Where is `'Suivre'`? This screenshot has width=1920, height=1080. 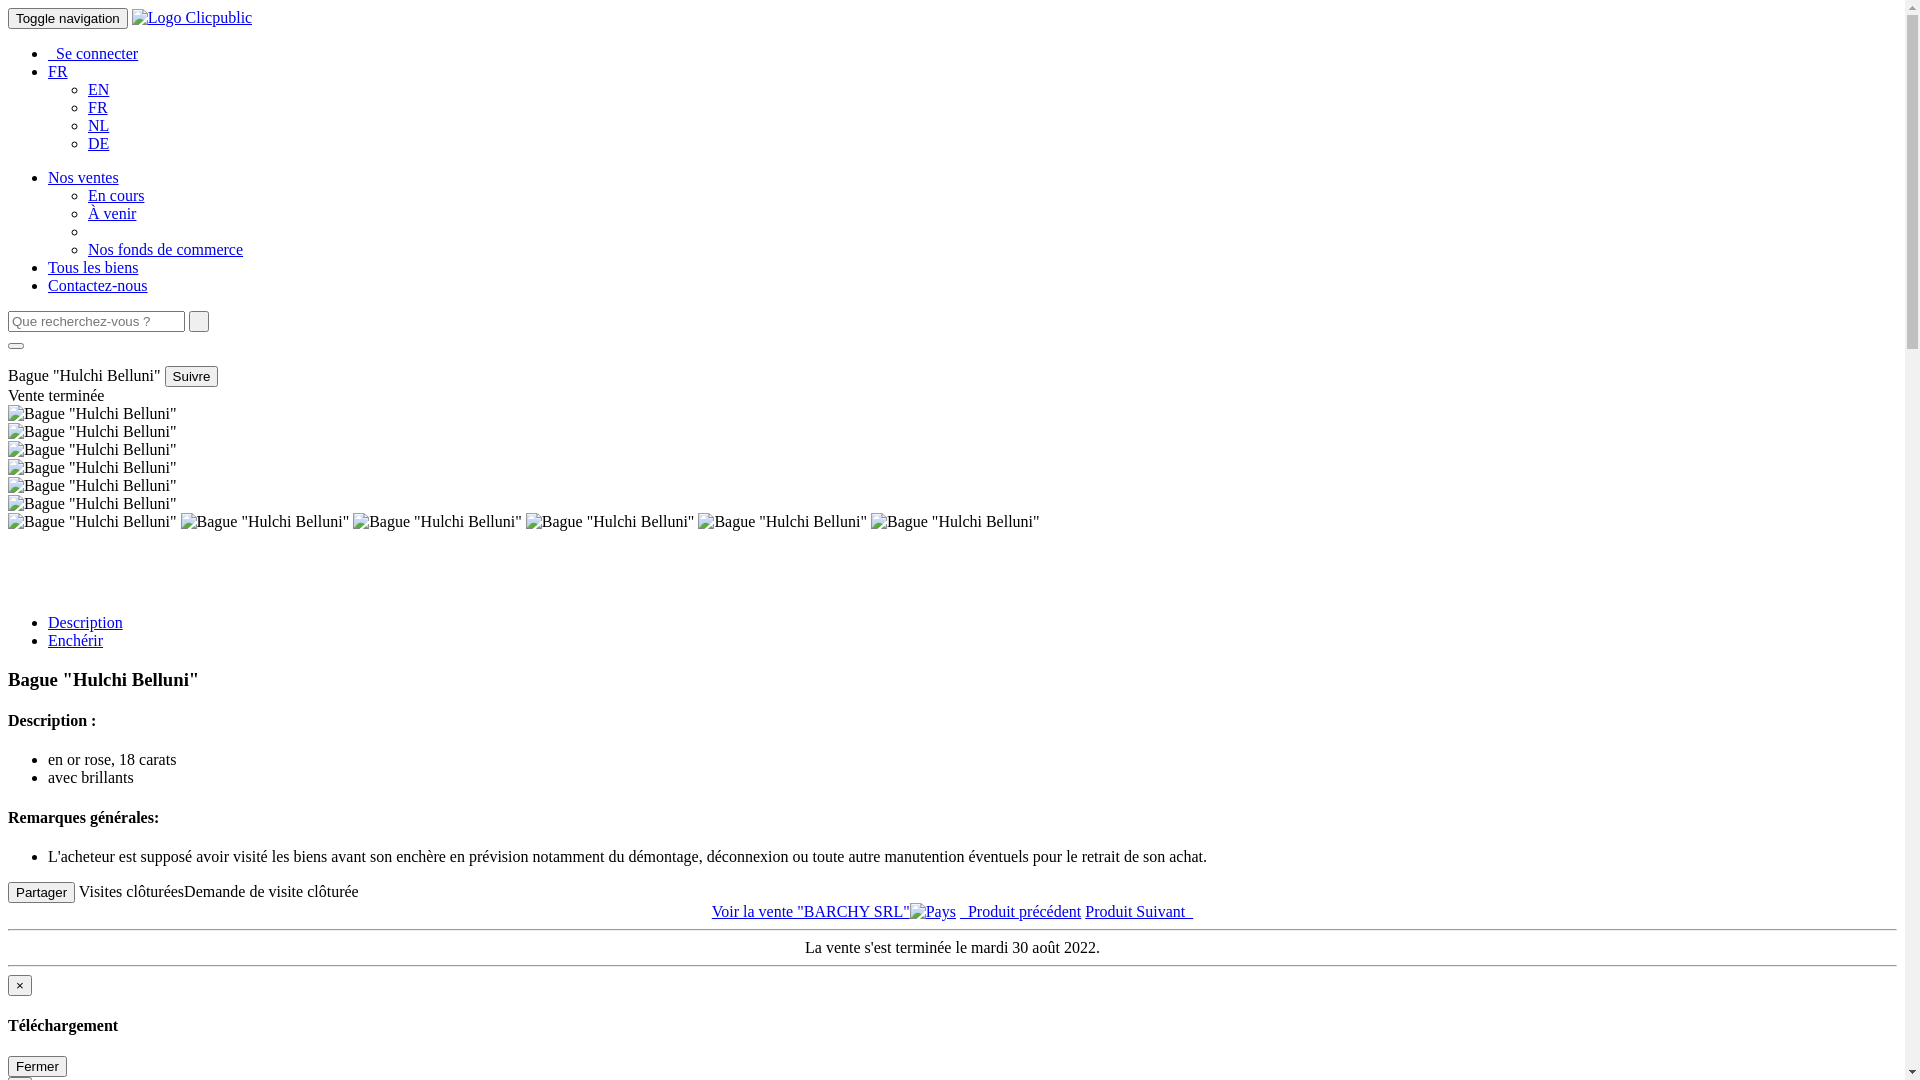 'Suivre' is located at coordinates (192, 376).